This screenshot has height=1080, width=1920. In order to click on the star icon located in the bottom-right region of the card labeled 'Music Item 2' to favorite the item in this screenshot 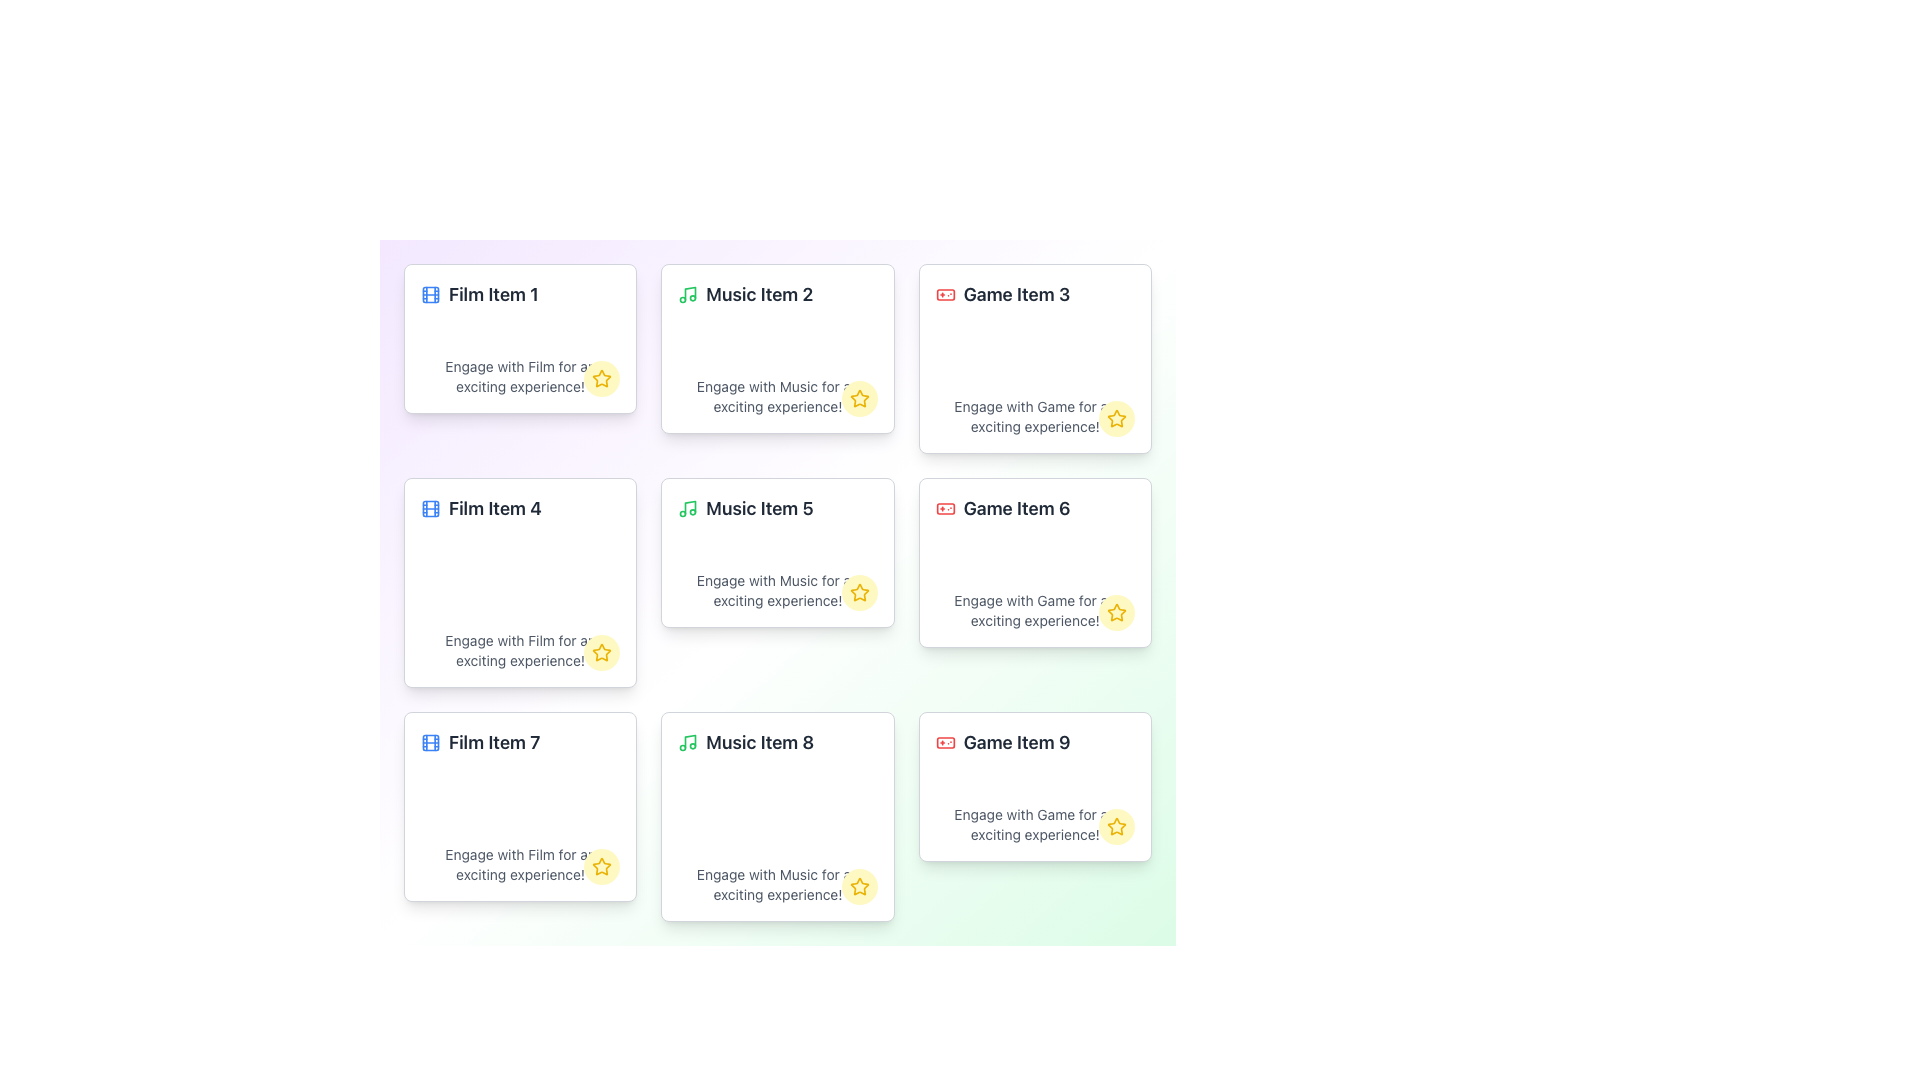, I will do `click(859, 398)`.